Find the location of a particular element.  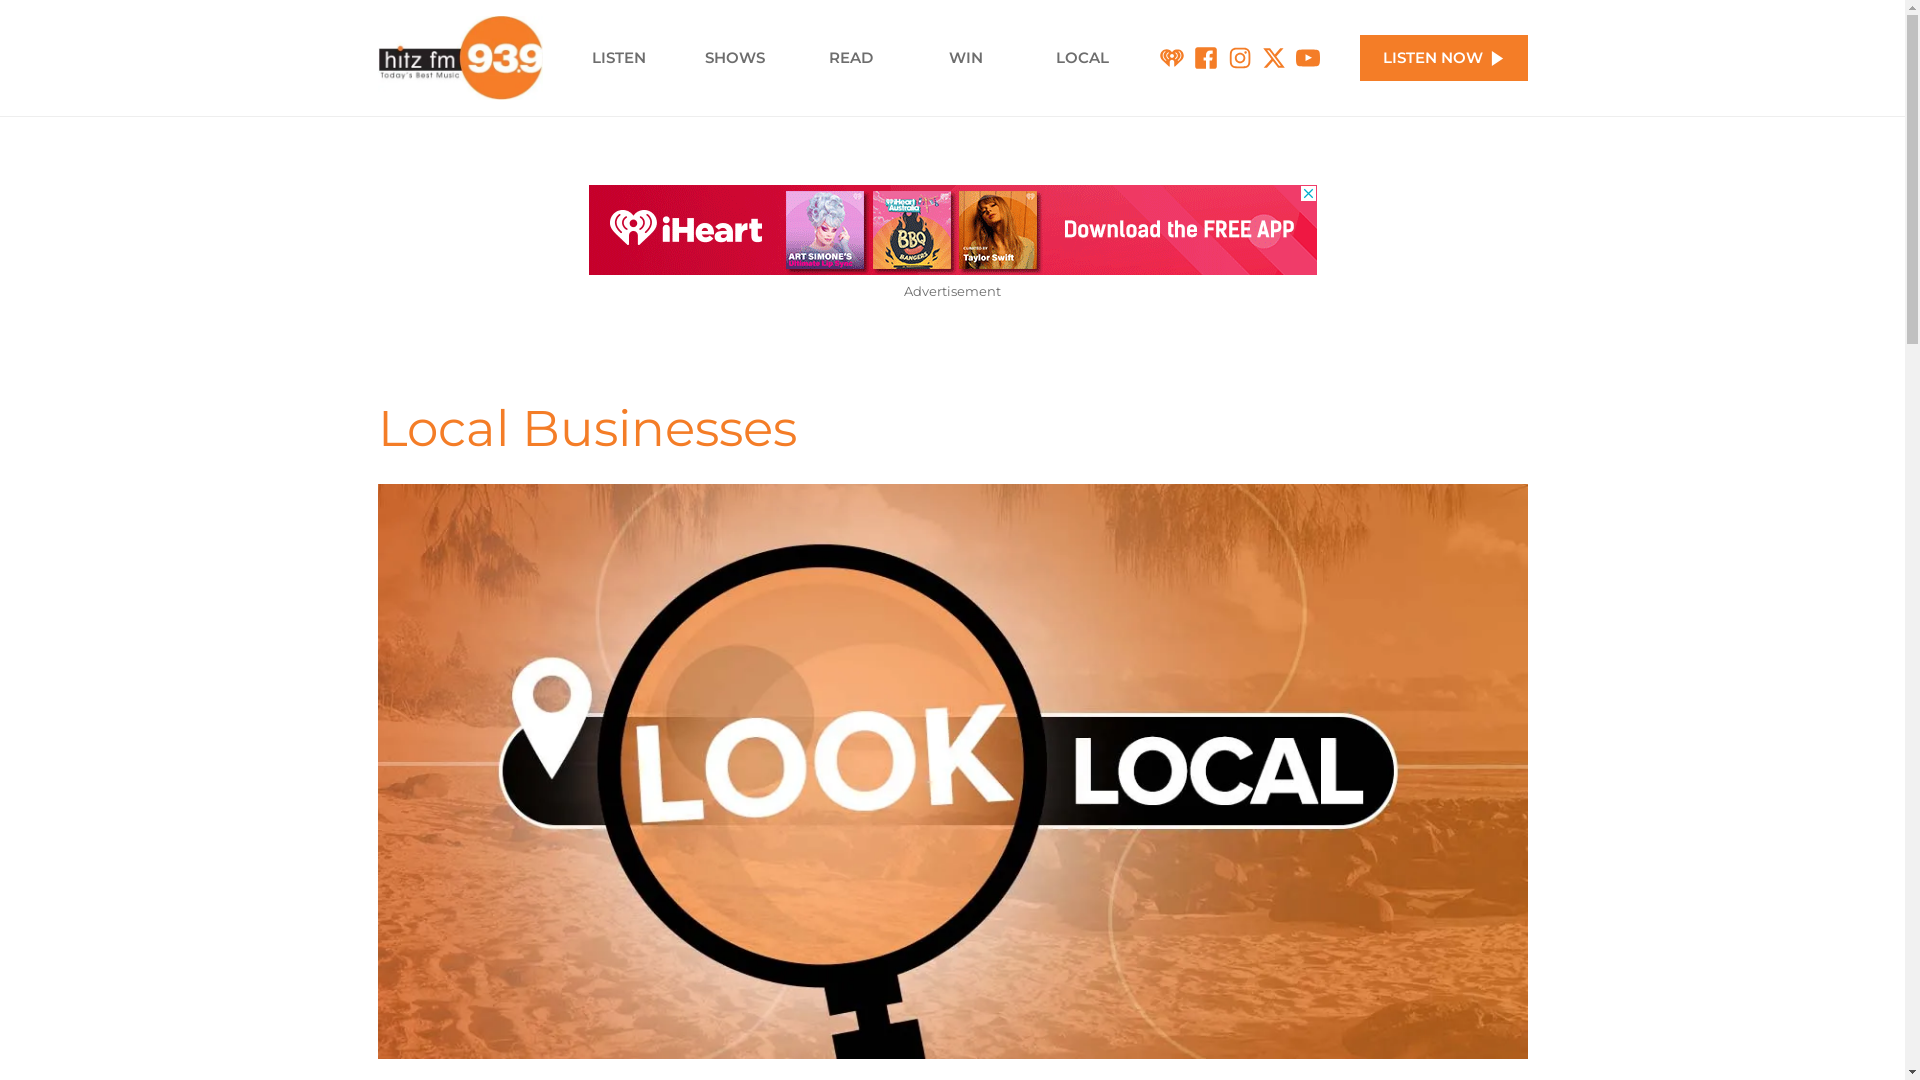

'LISTEN NOW' is located at coordinates (1444, 57).